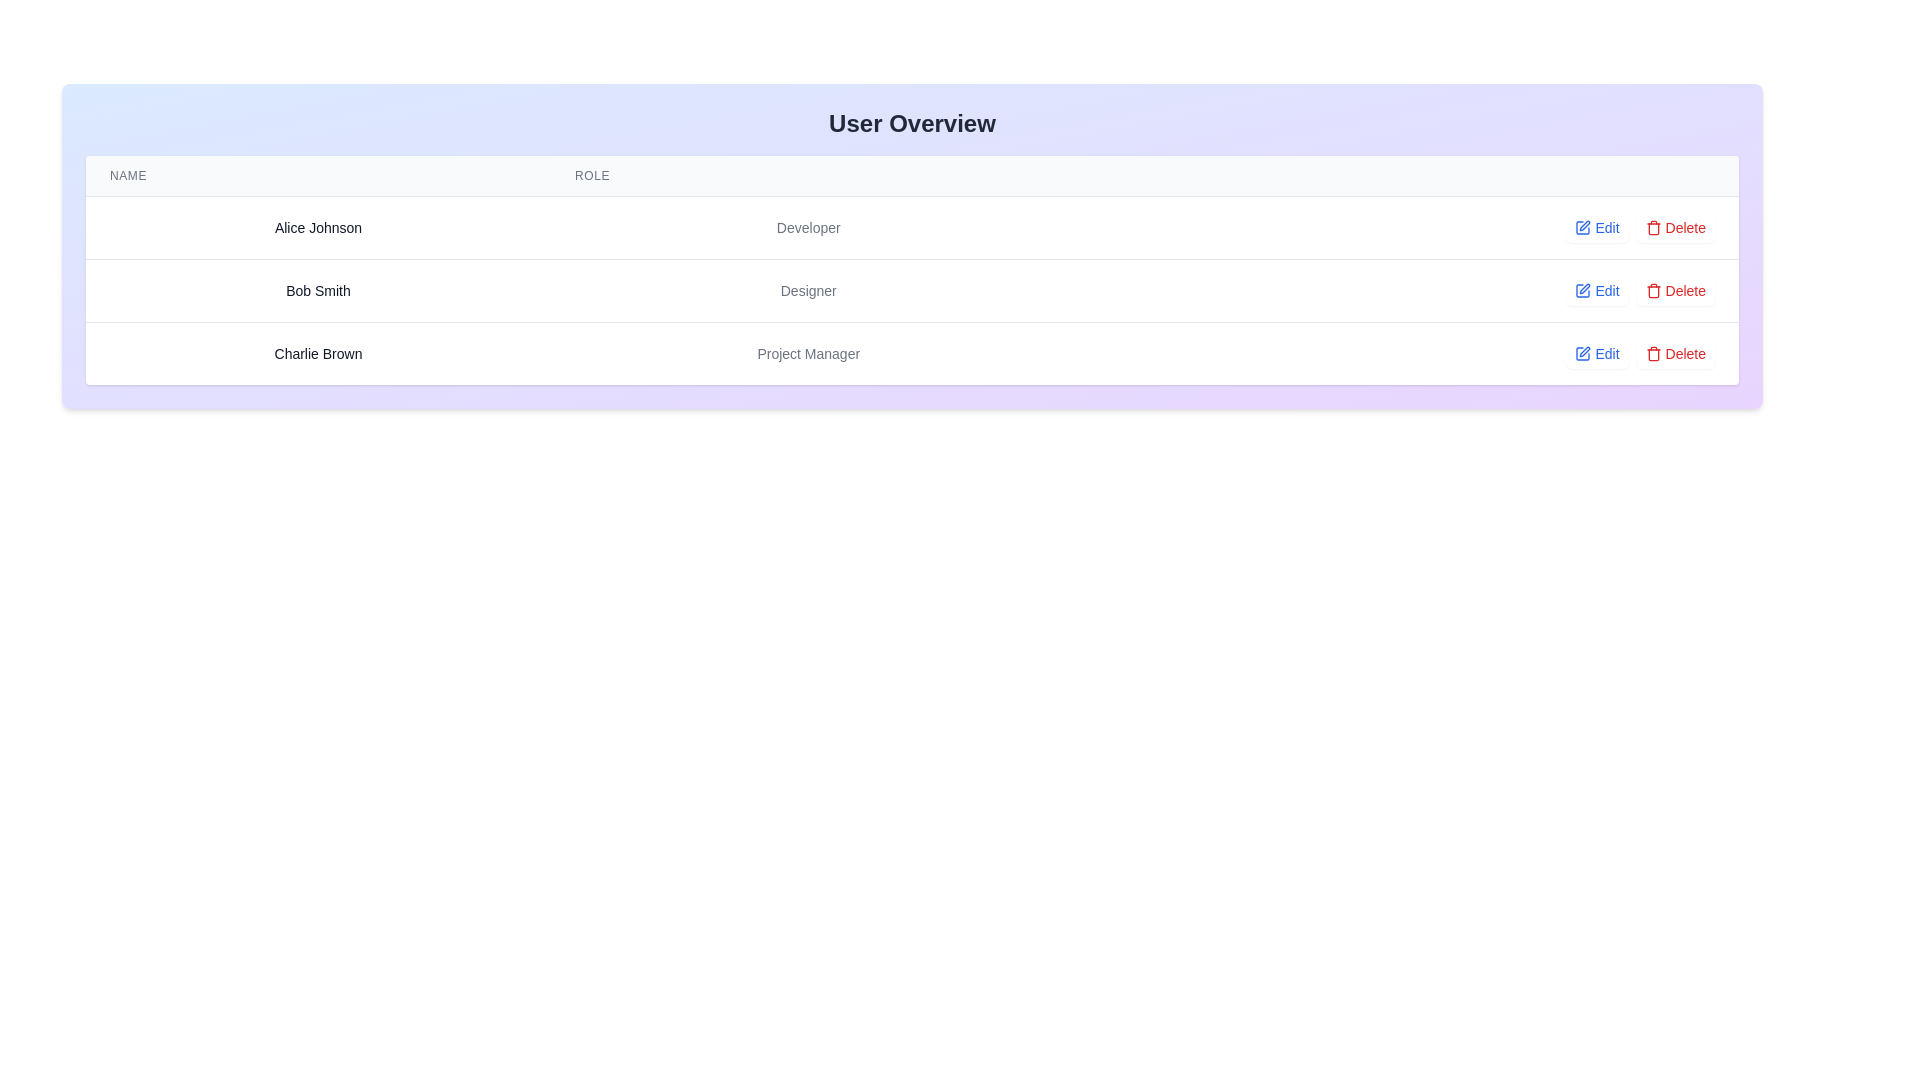 This screenshot has height=1080, width=1920. What do you see at coordinates (1401, 352) in the screenshot?
I see `the 'Delete' button located on the right side of the table row containing 'Charlie Brown' and 'Project Manager'` at bounding box center [1401, 352].